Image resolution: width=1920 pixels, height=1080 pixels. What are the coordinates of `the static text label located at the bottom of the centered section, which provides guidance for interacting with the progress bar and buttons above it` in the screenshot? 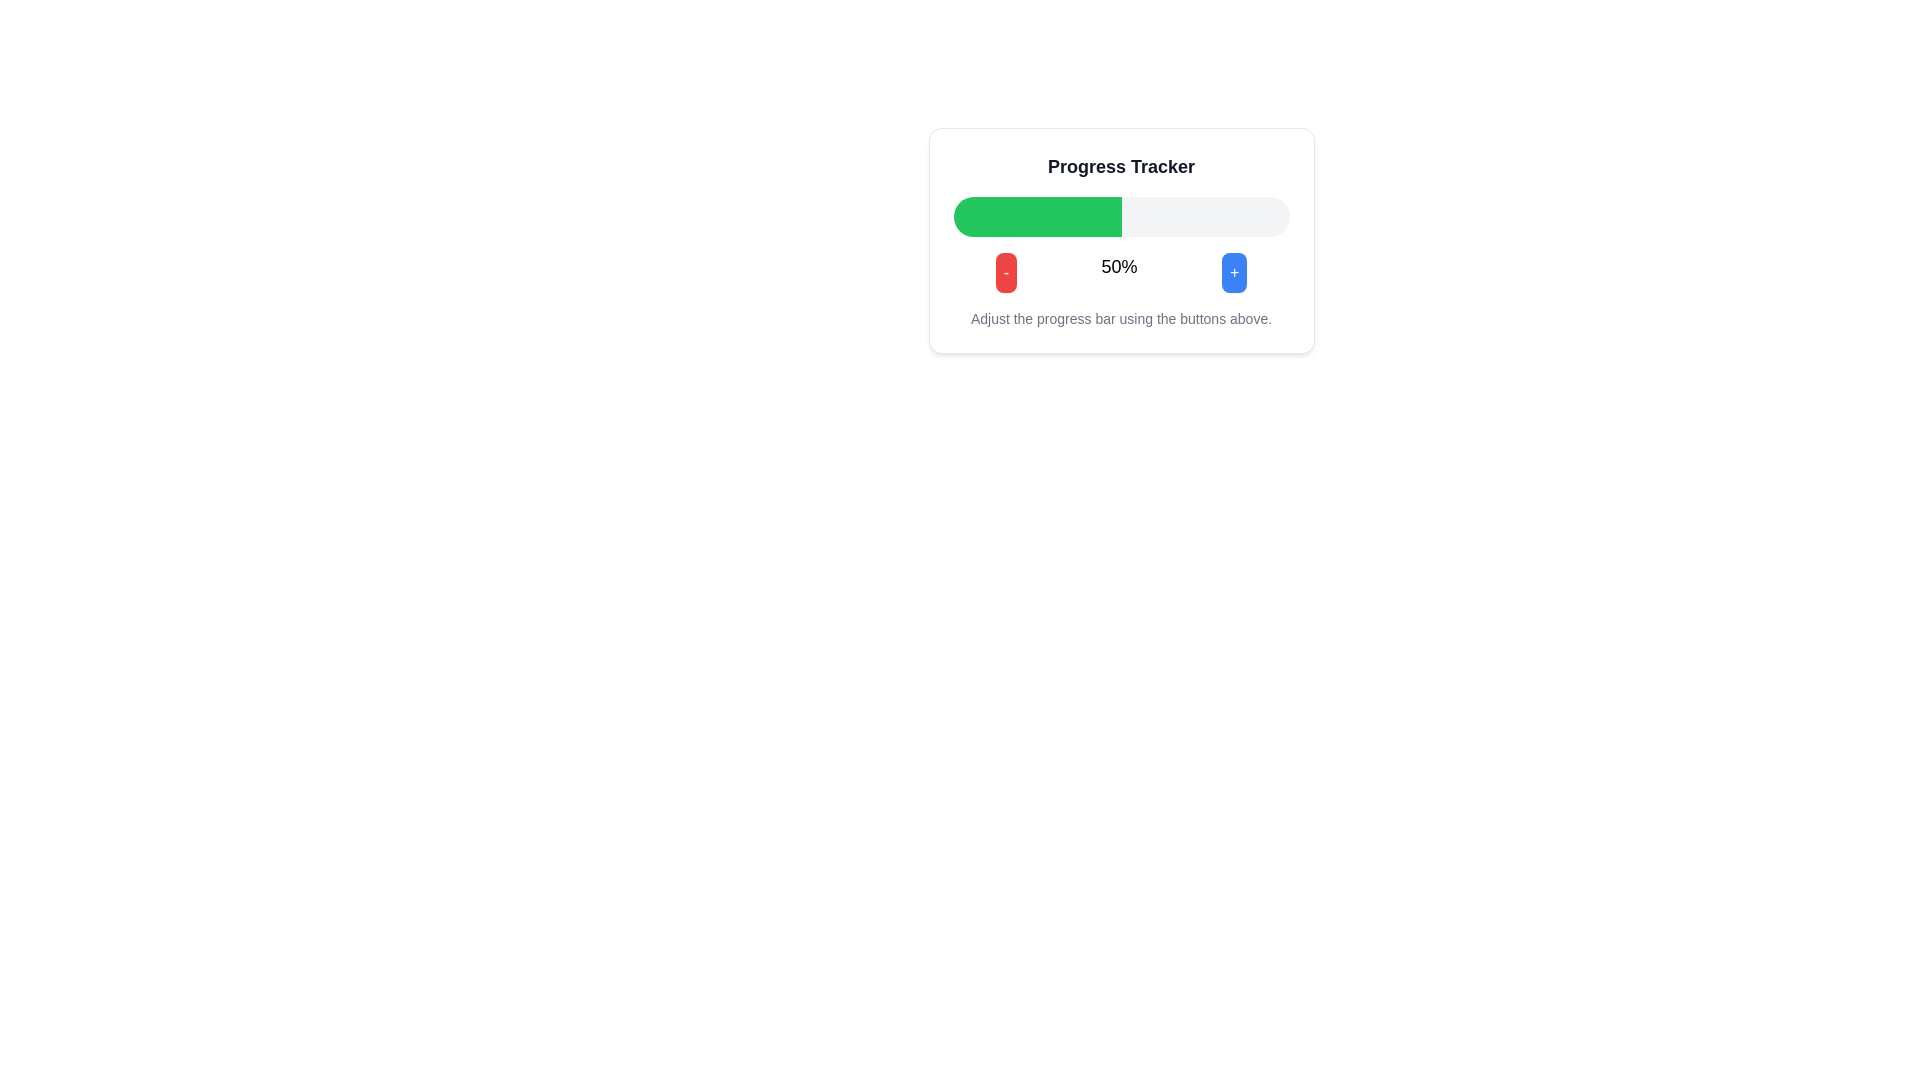 It's located at (1121, 318).